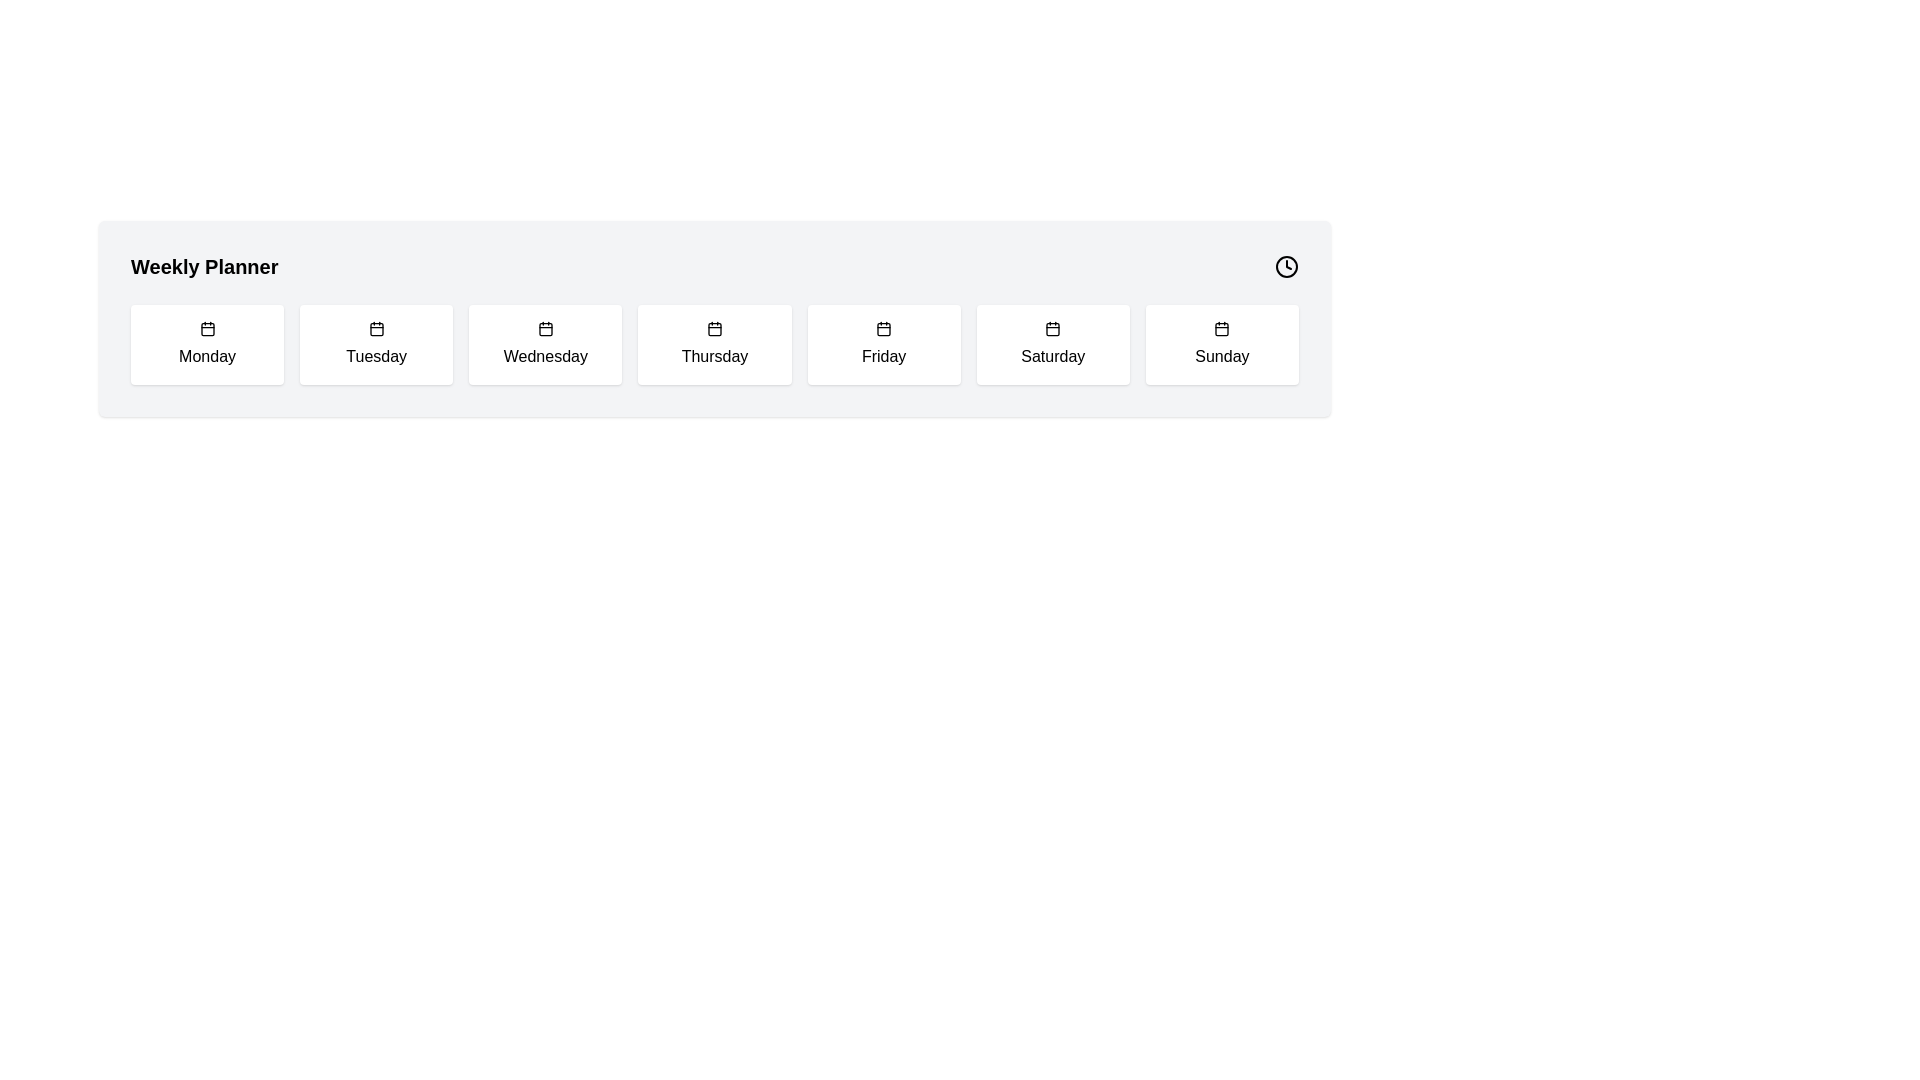  Describe the element at coordinates (207, 328) in the screenshot. I see `graphical element of the calendar icon associated with the 'Monday' cell, which is centrally located in the first column of the calendar row` at that location.